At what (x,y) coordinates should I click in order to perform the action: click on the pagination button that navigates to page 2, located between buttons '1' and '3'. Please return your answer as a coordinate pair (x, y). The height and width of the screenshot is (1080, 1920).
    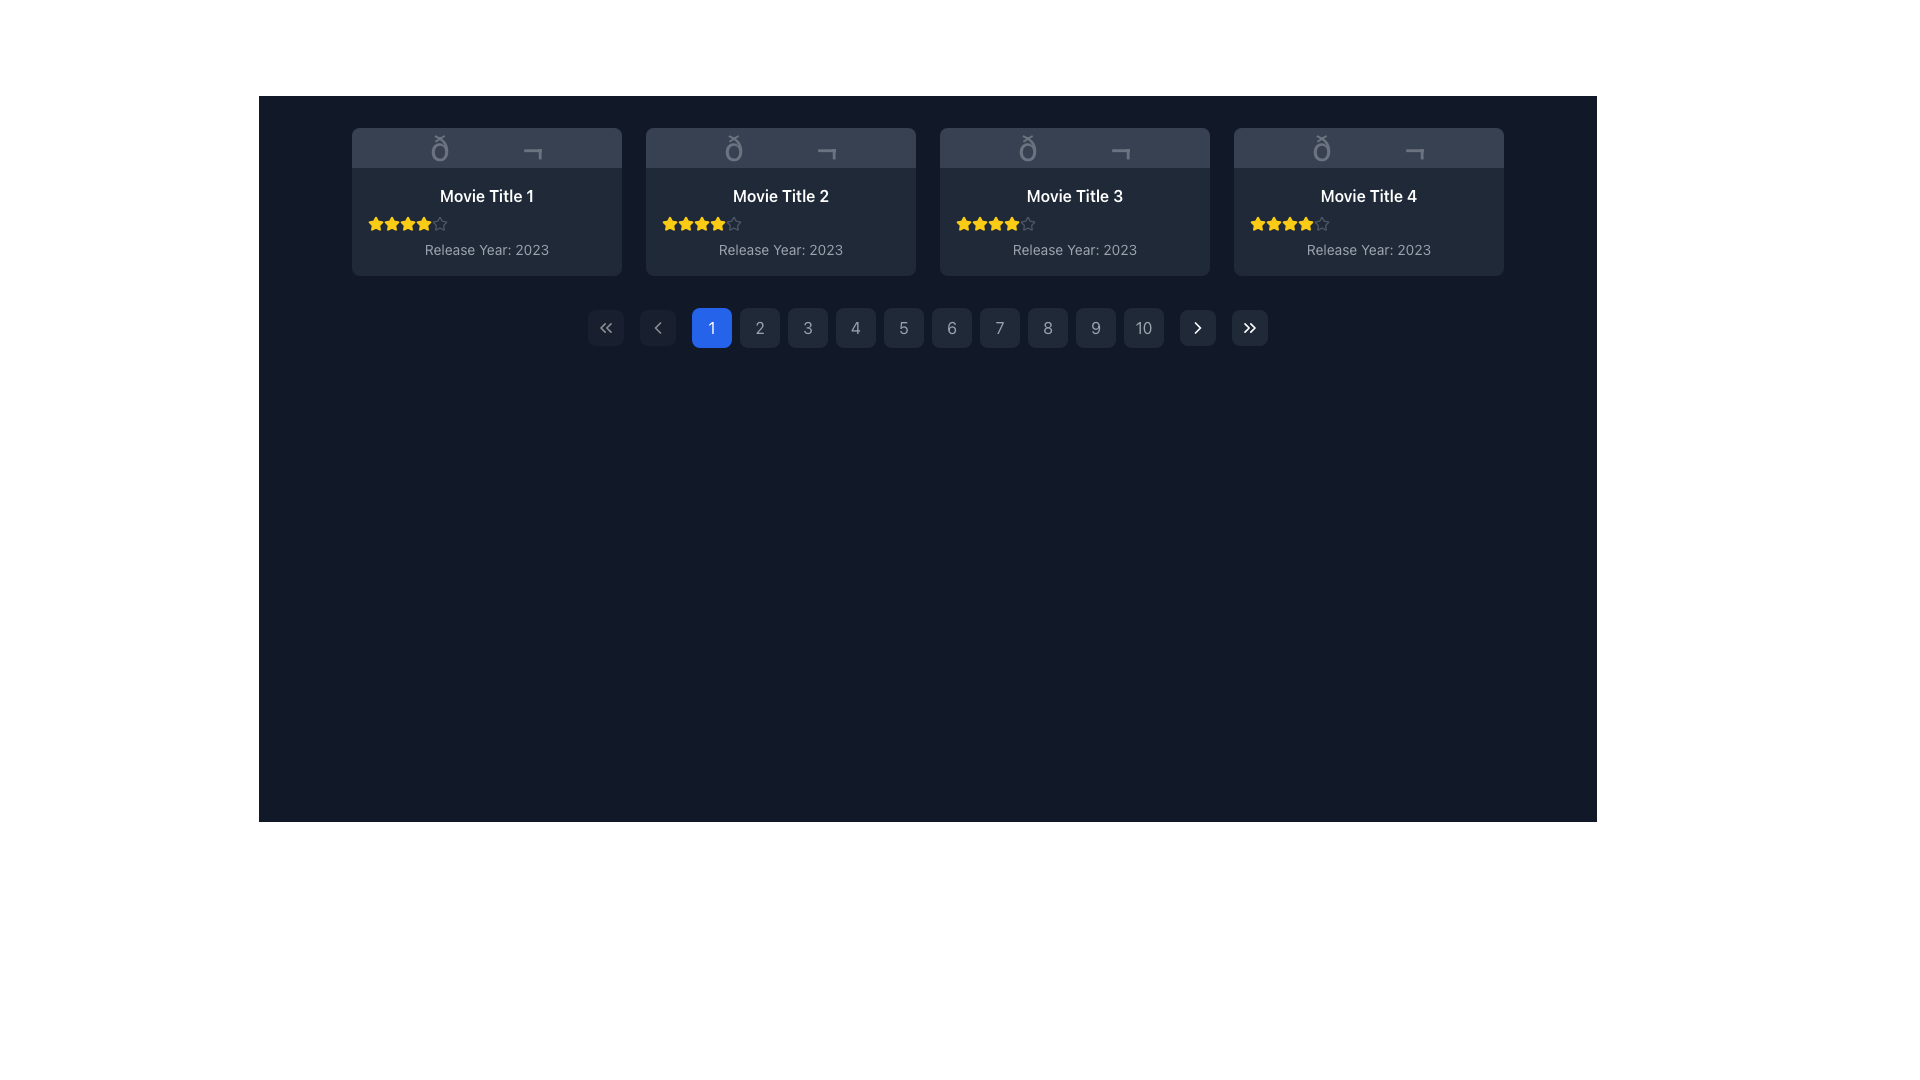
    Looking at the image, I should click on (758, 326).